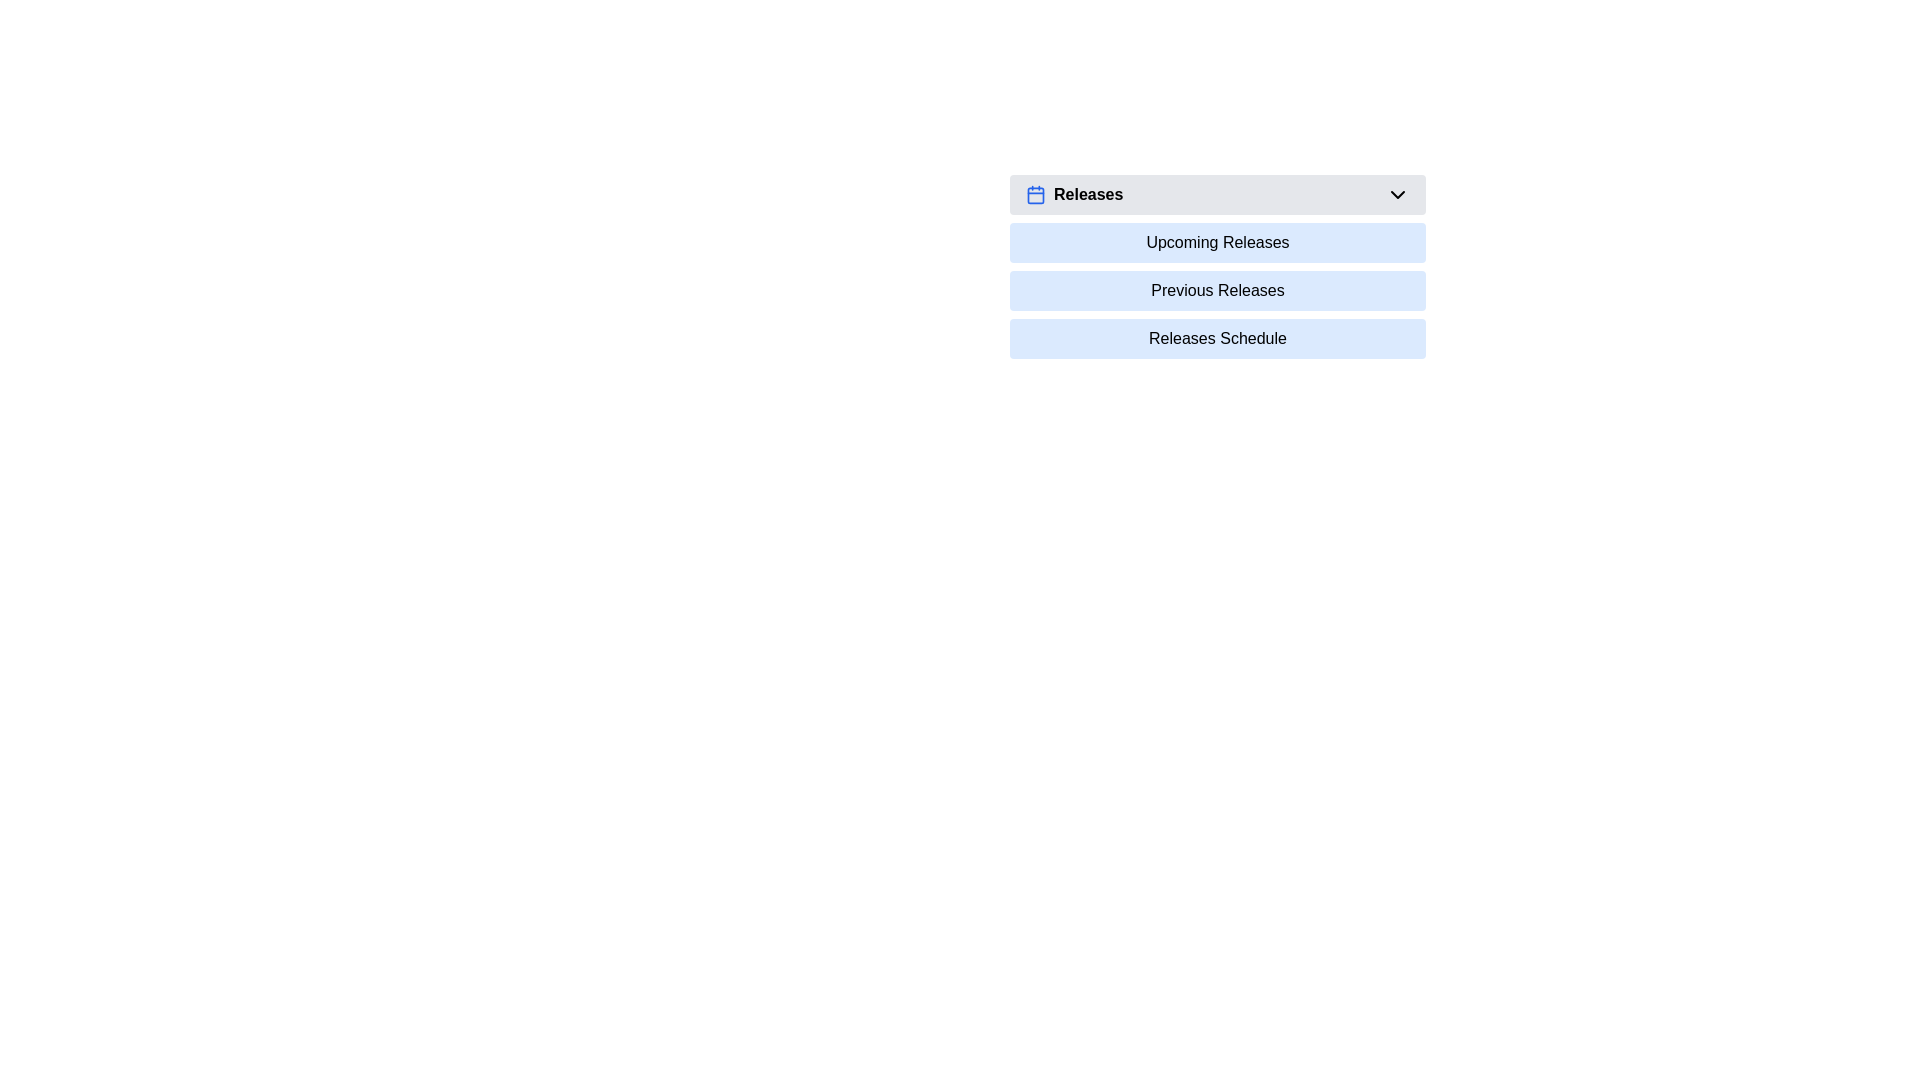 Image resolution: width=1920 pixels, height=1080 pixels. What do you see at coordinates (1217, 338) in the screenshot?
I see `the 'Releases Schedule' button, which is a light blue rectangular button with rounded corners located in the dropdown menu titled 'Releases'` at bounding box center [1217, 338].